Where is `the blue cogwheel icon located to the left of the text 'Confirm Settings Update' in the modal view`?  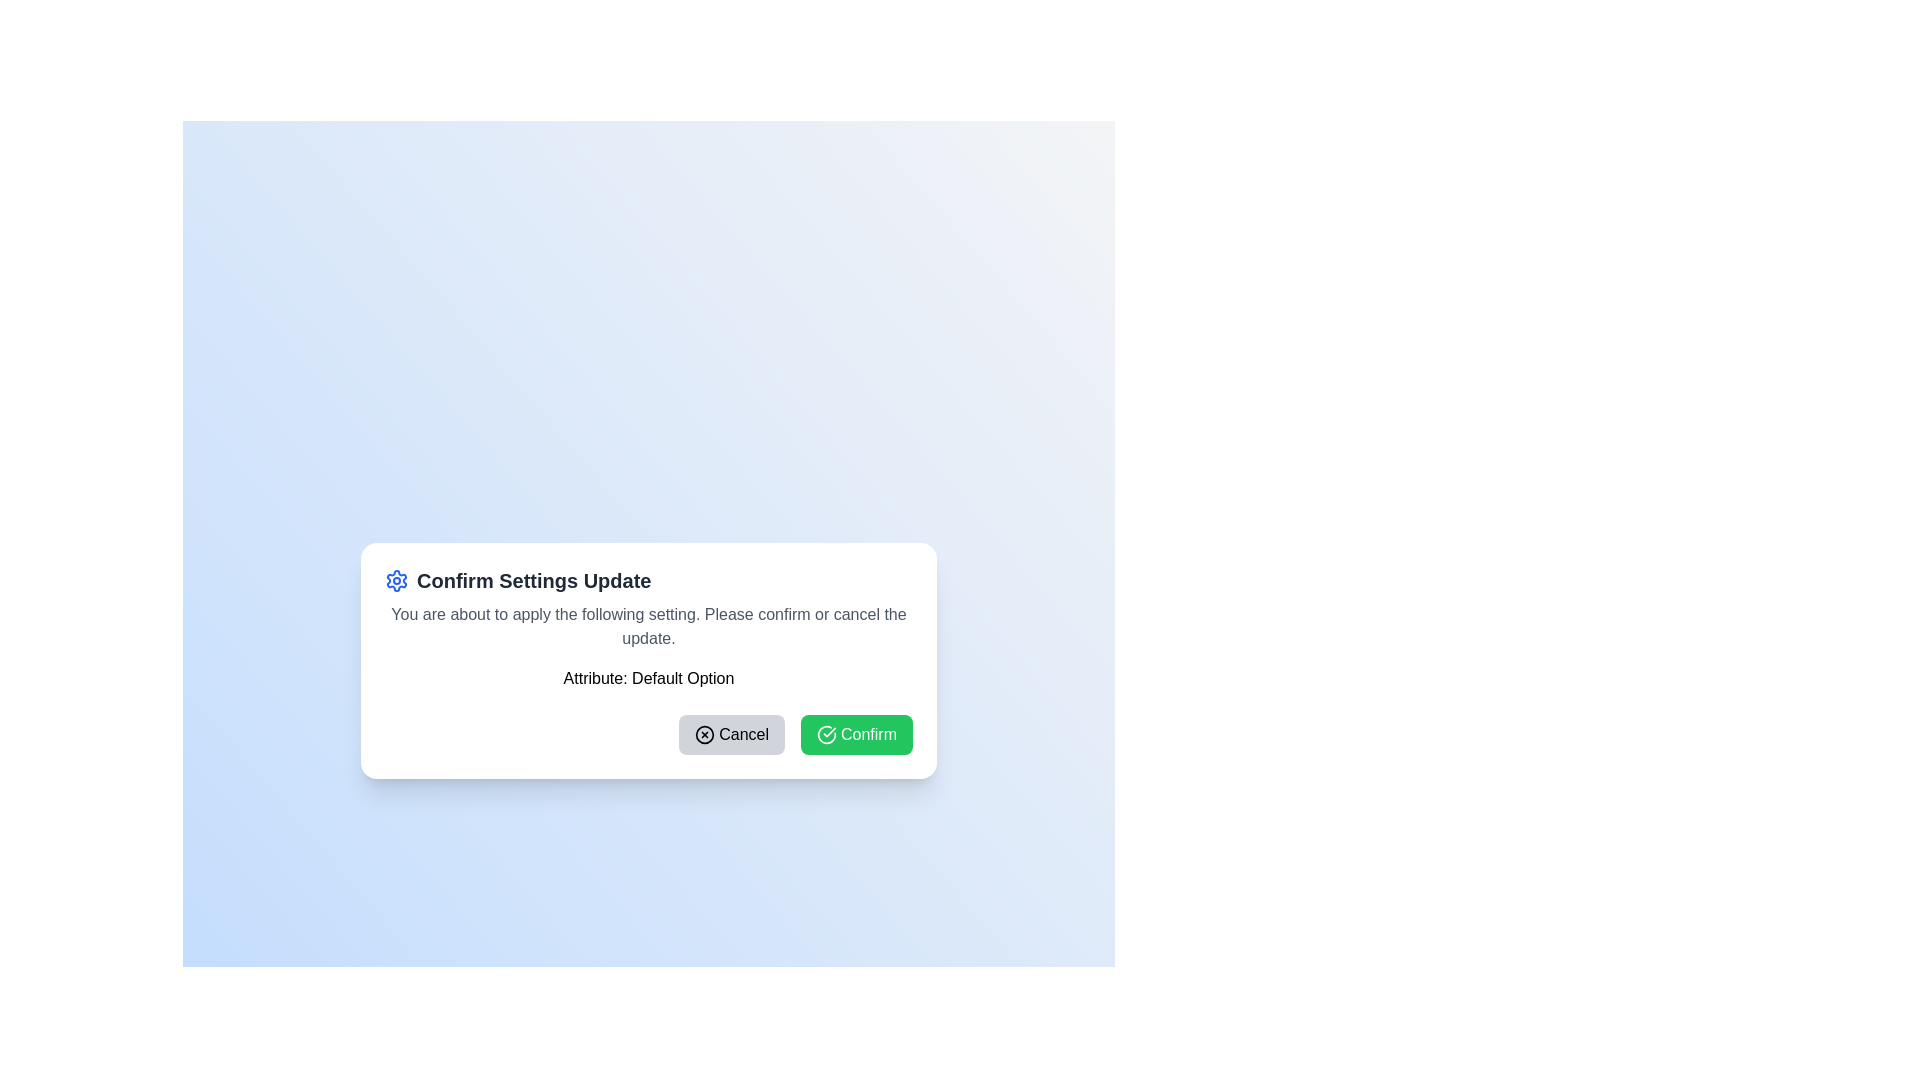 the blue cogwheel icon located to the left of the text 'Confirm Settings Update' in the modal view is located at coordinates (397, 581).